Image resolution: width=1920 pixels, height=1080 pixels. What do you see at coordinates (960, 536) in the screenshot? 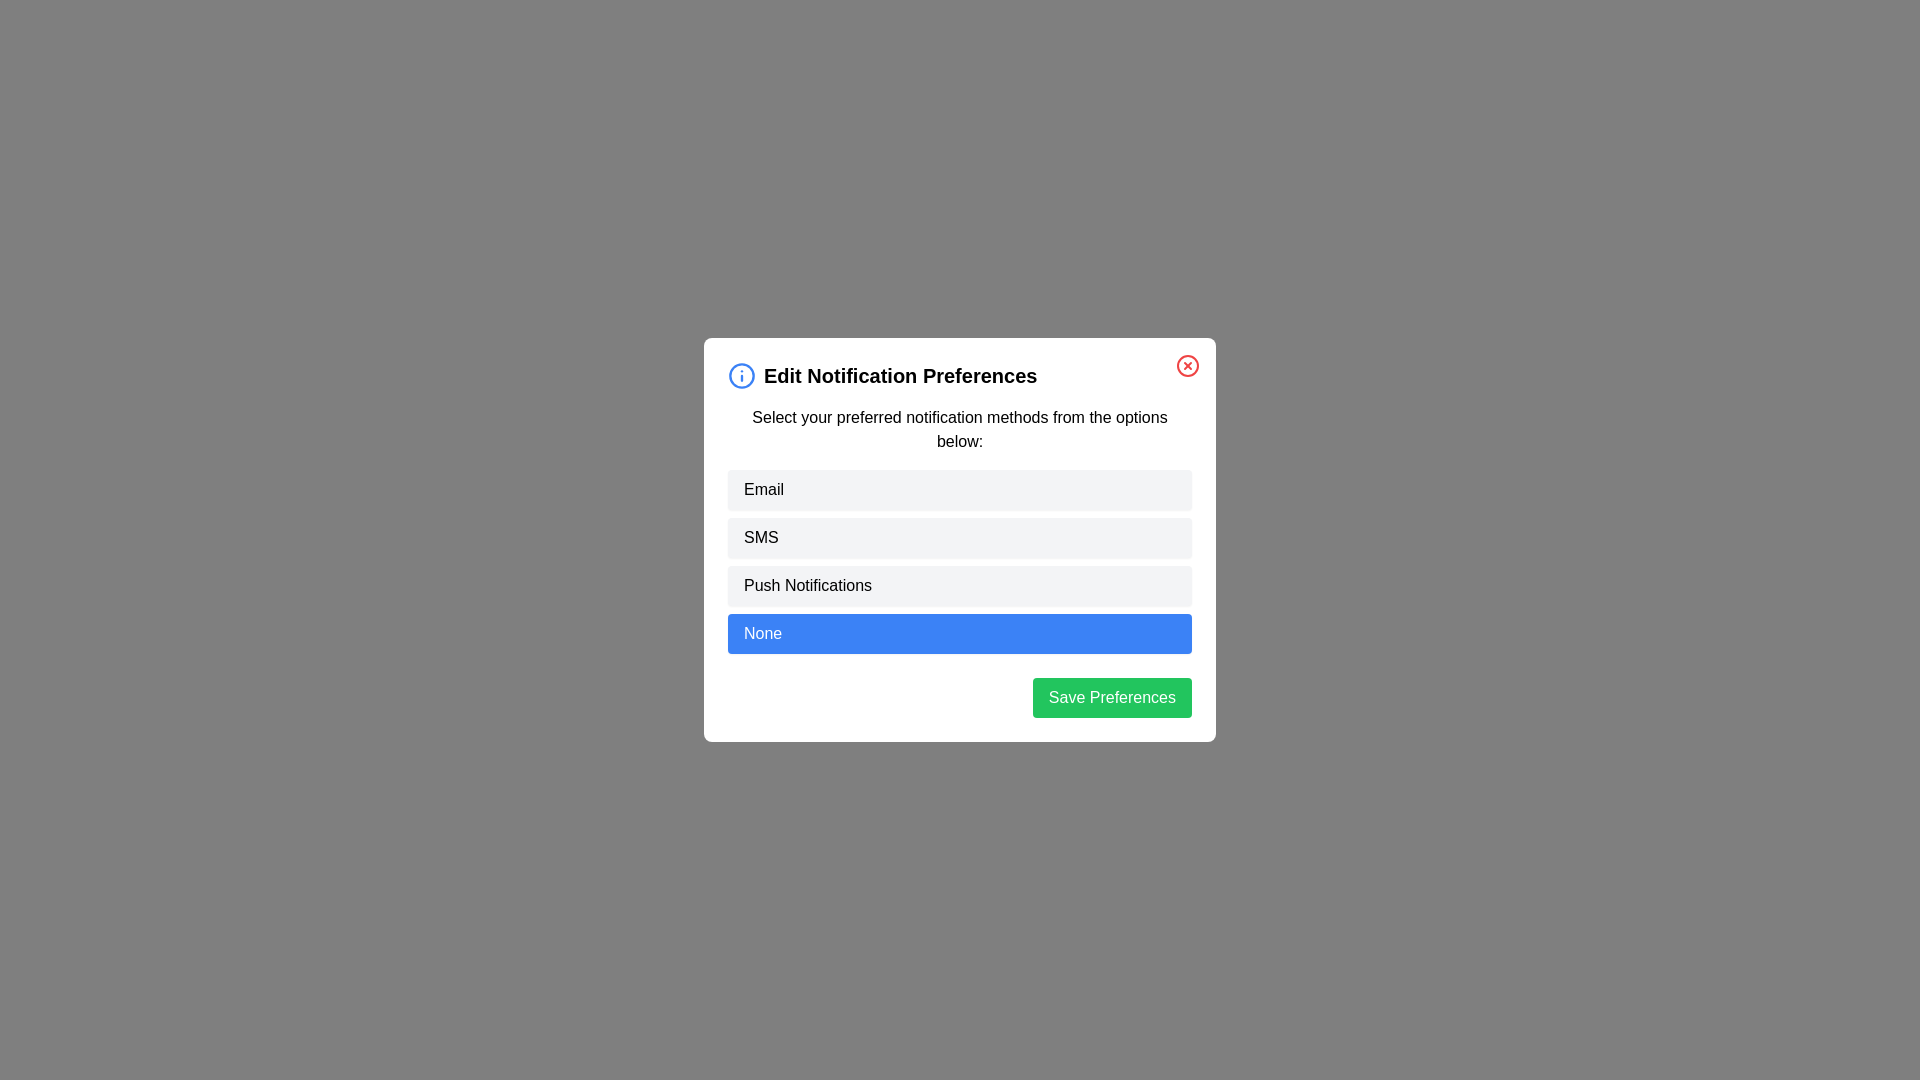
I see `the option SMS from the list by clicking on it` at bounding box center [960, 536].